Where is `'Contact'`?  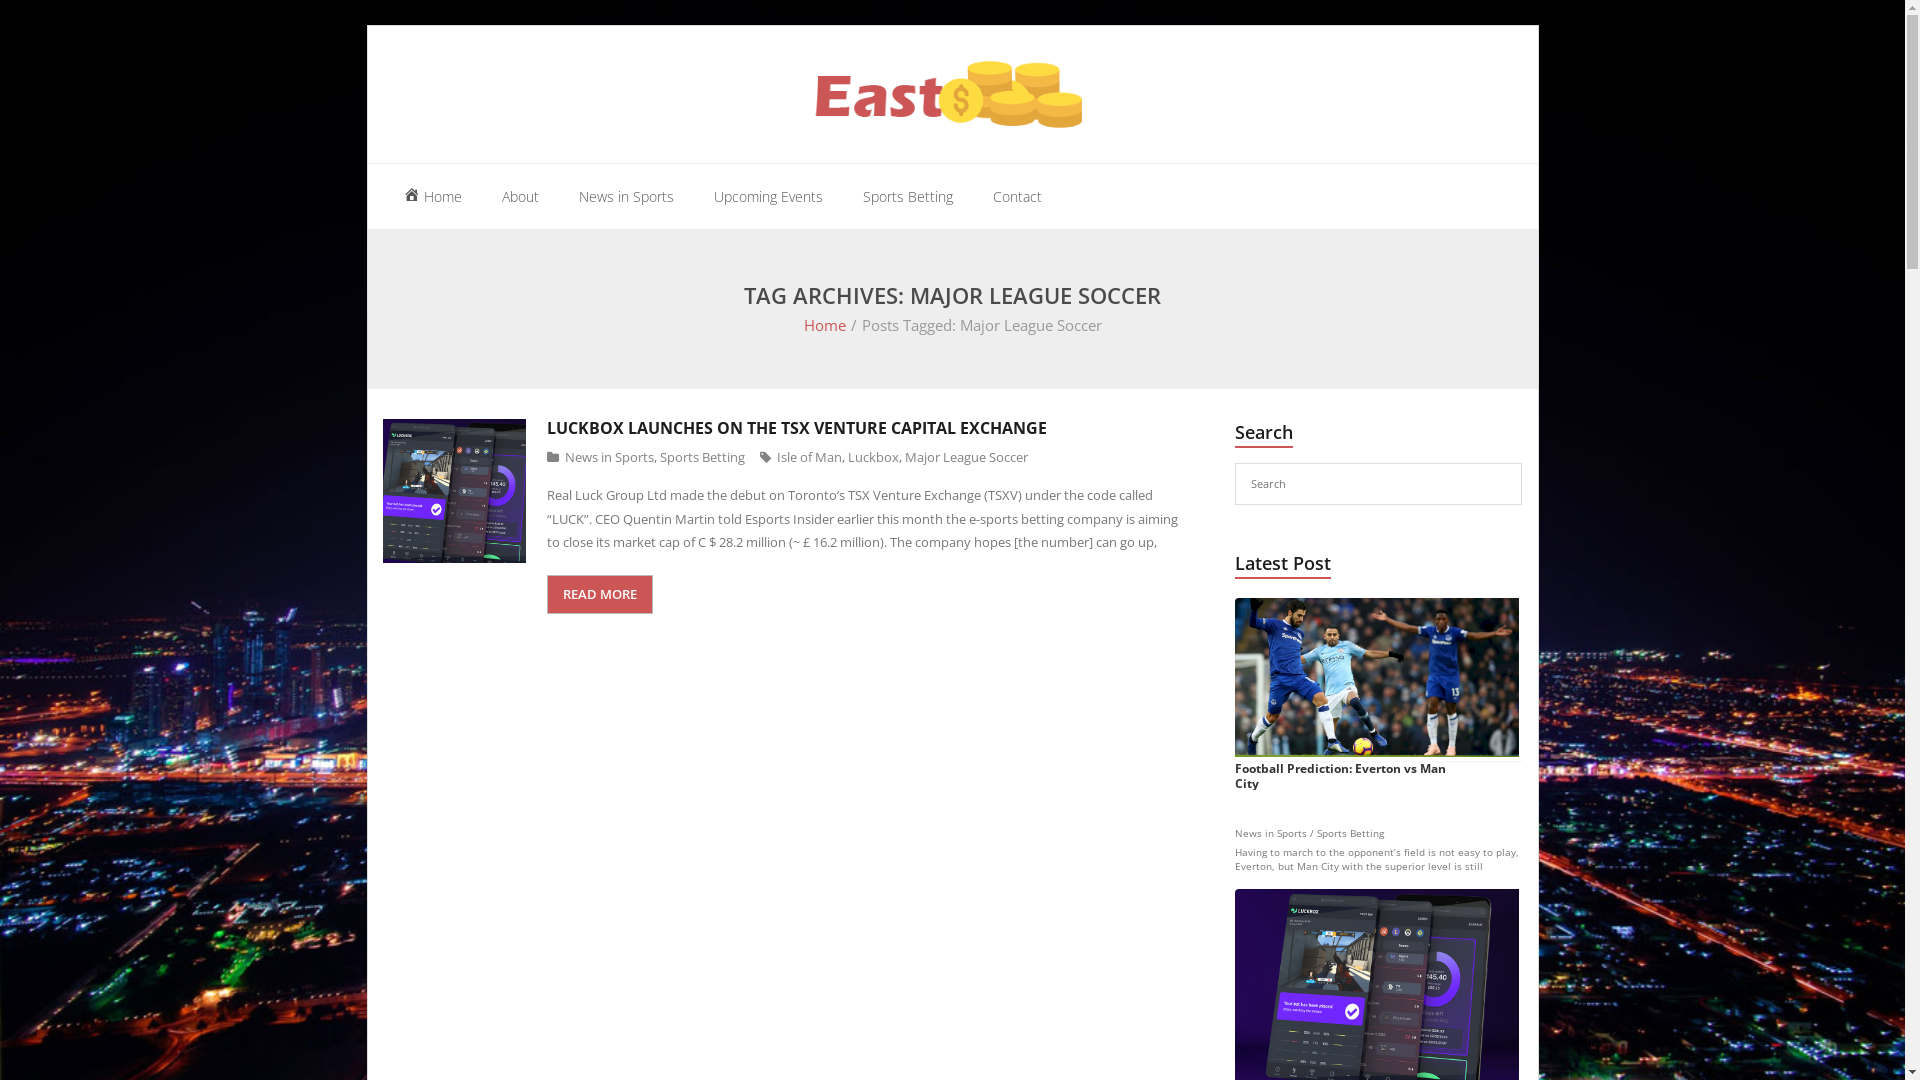
'Contact' is located at coordinates (1017, 196).